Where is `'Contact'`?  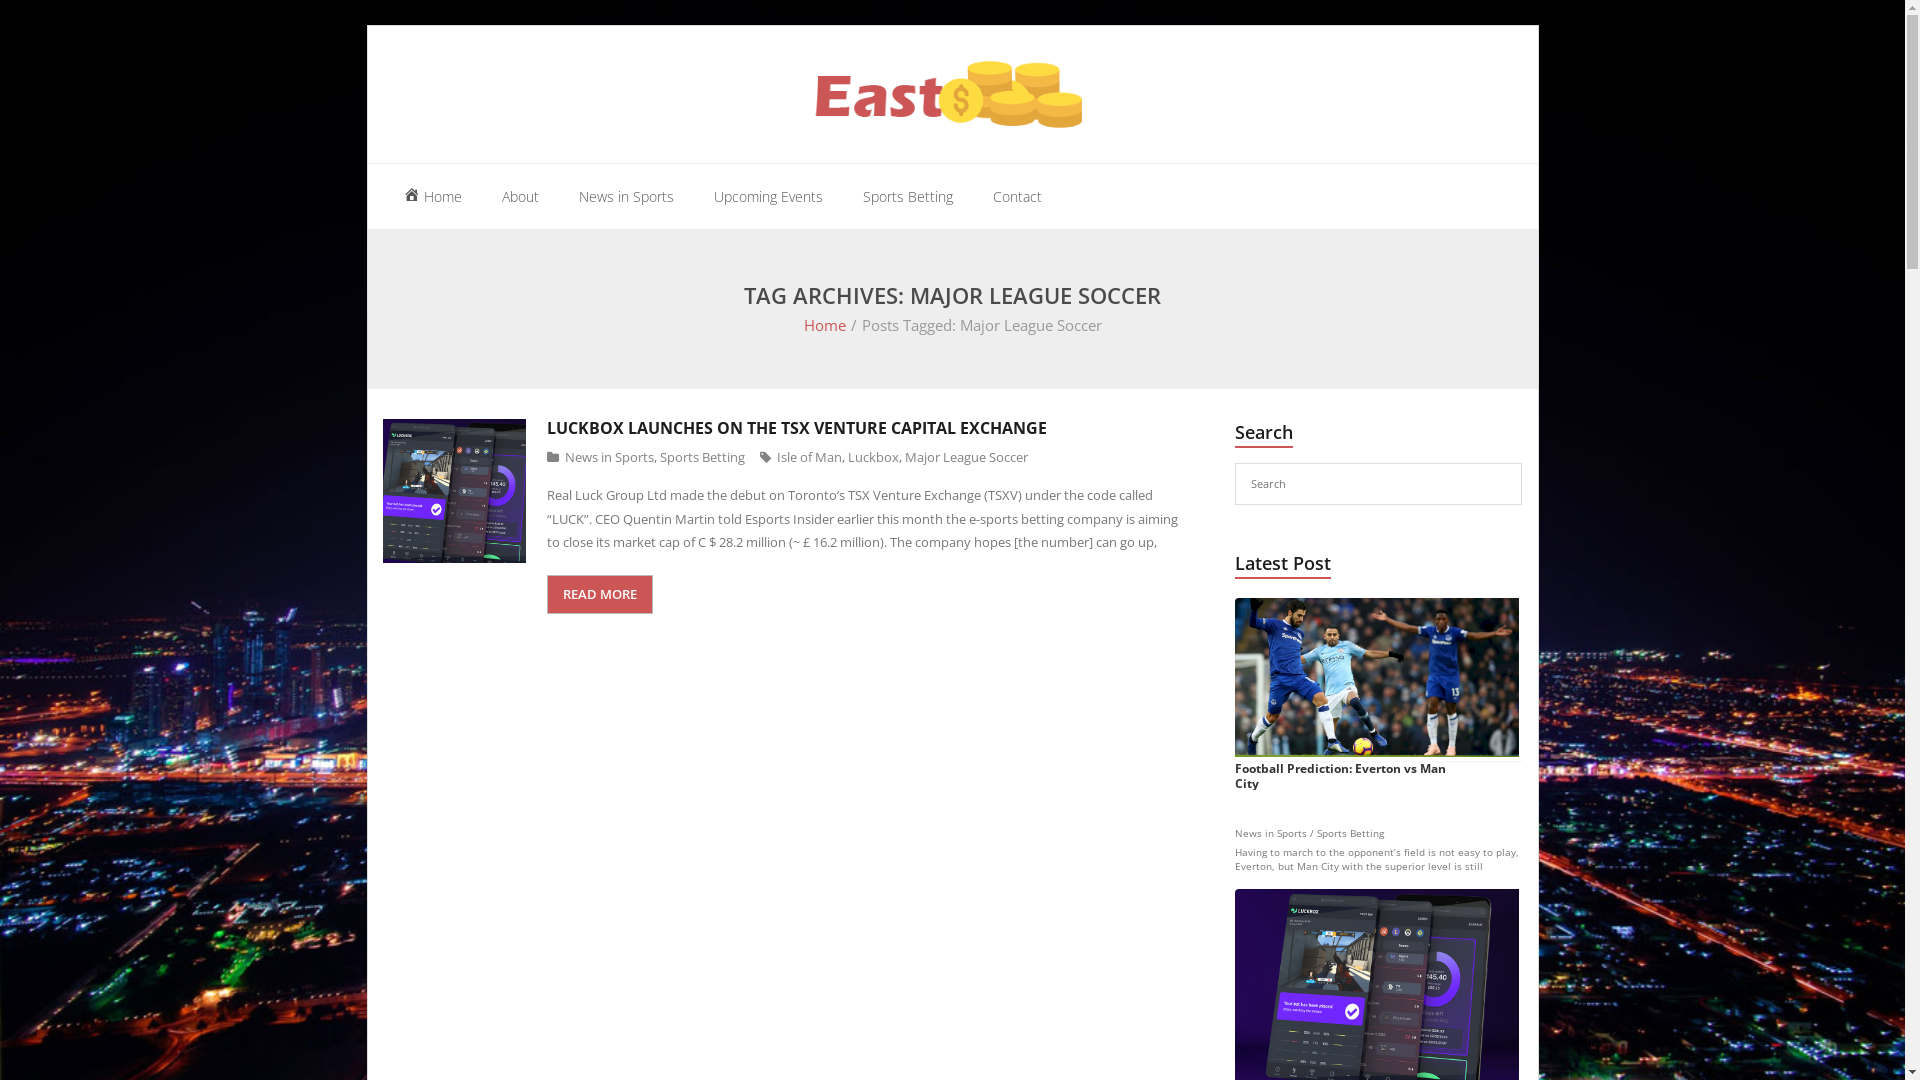
'Contact' is located at coordinates (1017, 196).